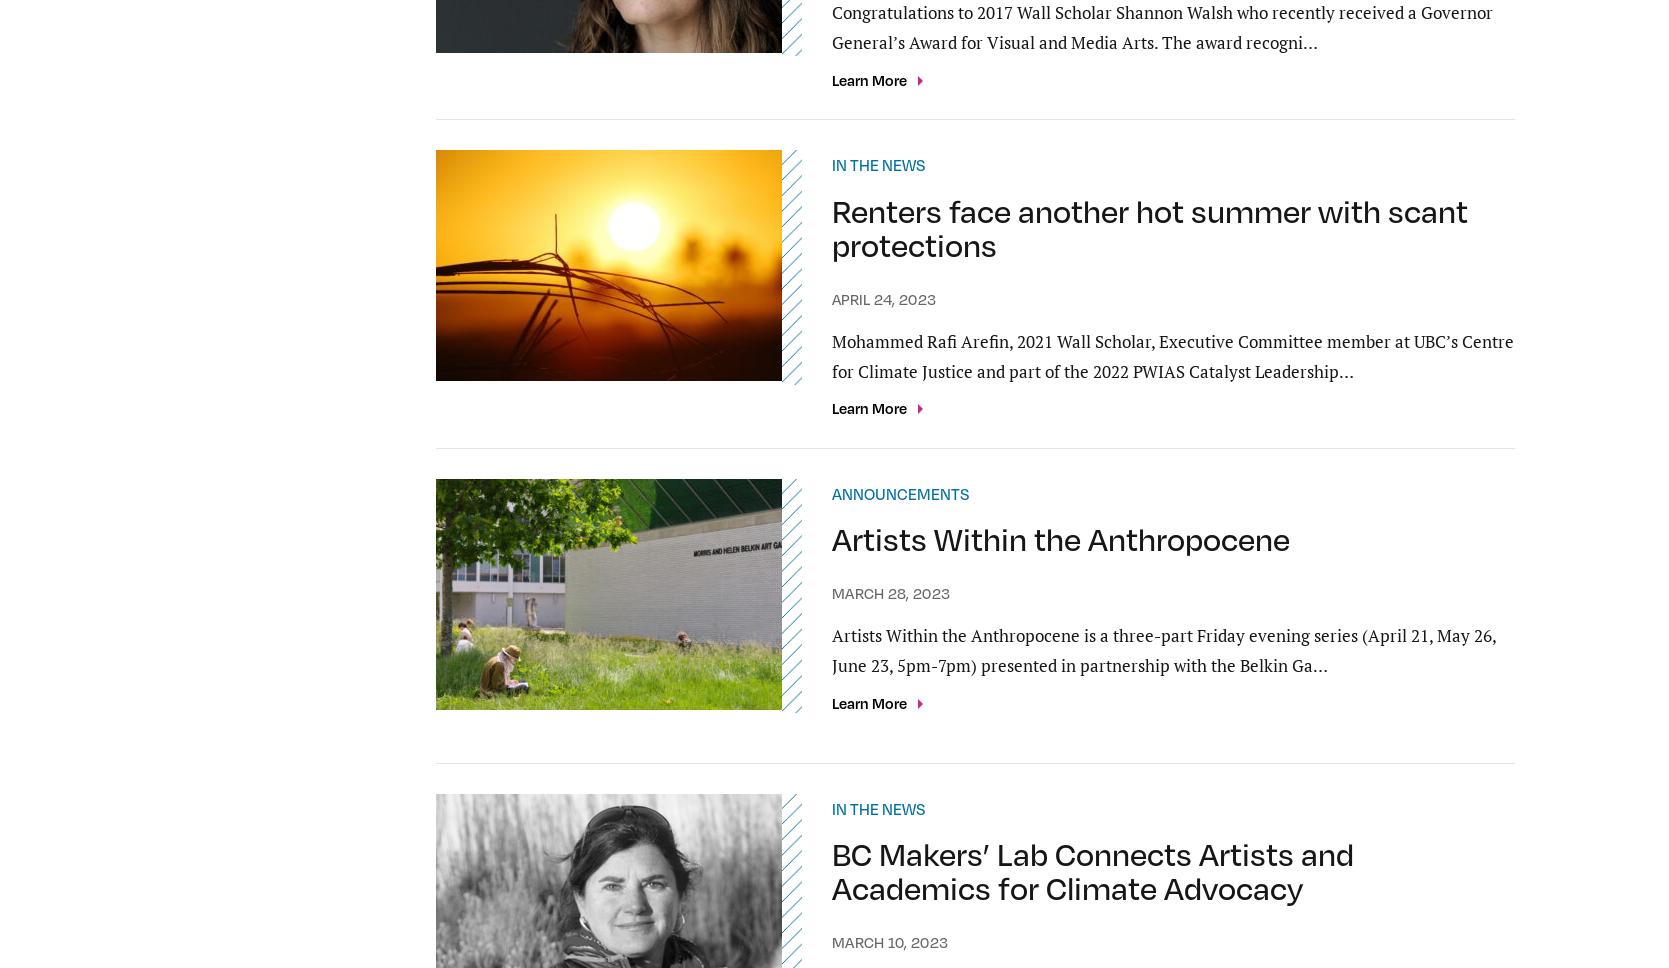  Describe the element at coordinates (739, 666) in the screenshot. I see `'4'` at that location.